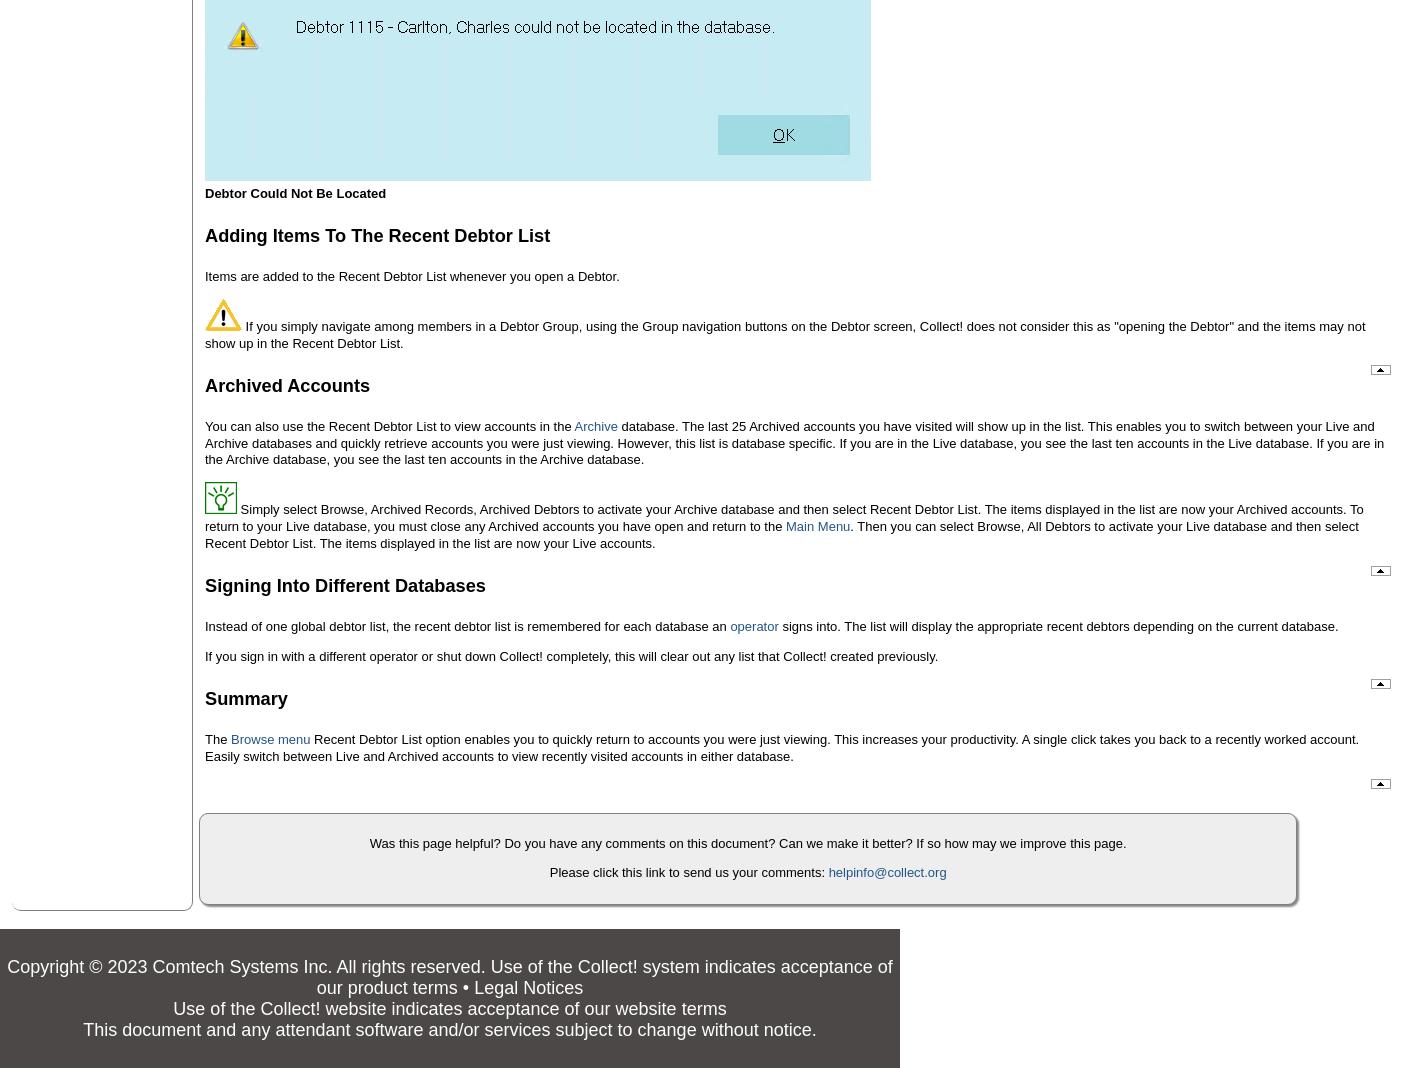 The height and width of the screenshot is (1068, 1411). What do you see at coordinates (782, 517) in the screenshot?
I see `'Simply select Browse, Archived Records,
Archived Debtors to activate your Archive database
and then select Recent Debtor List. The items displayed in
the list are now your Archived accounts. To return to your
Live database, you must close any Archived accounts
you have open and return to the'` at bounding box center [782, 517].